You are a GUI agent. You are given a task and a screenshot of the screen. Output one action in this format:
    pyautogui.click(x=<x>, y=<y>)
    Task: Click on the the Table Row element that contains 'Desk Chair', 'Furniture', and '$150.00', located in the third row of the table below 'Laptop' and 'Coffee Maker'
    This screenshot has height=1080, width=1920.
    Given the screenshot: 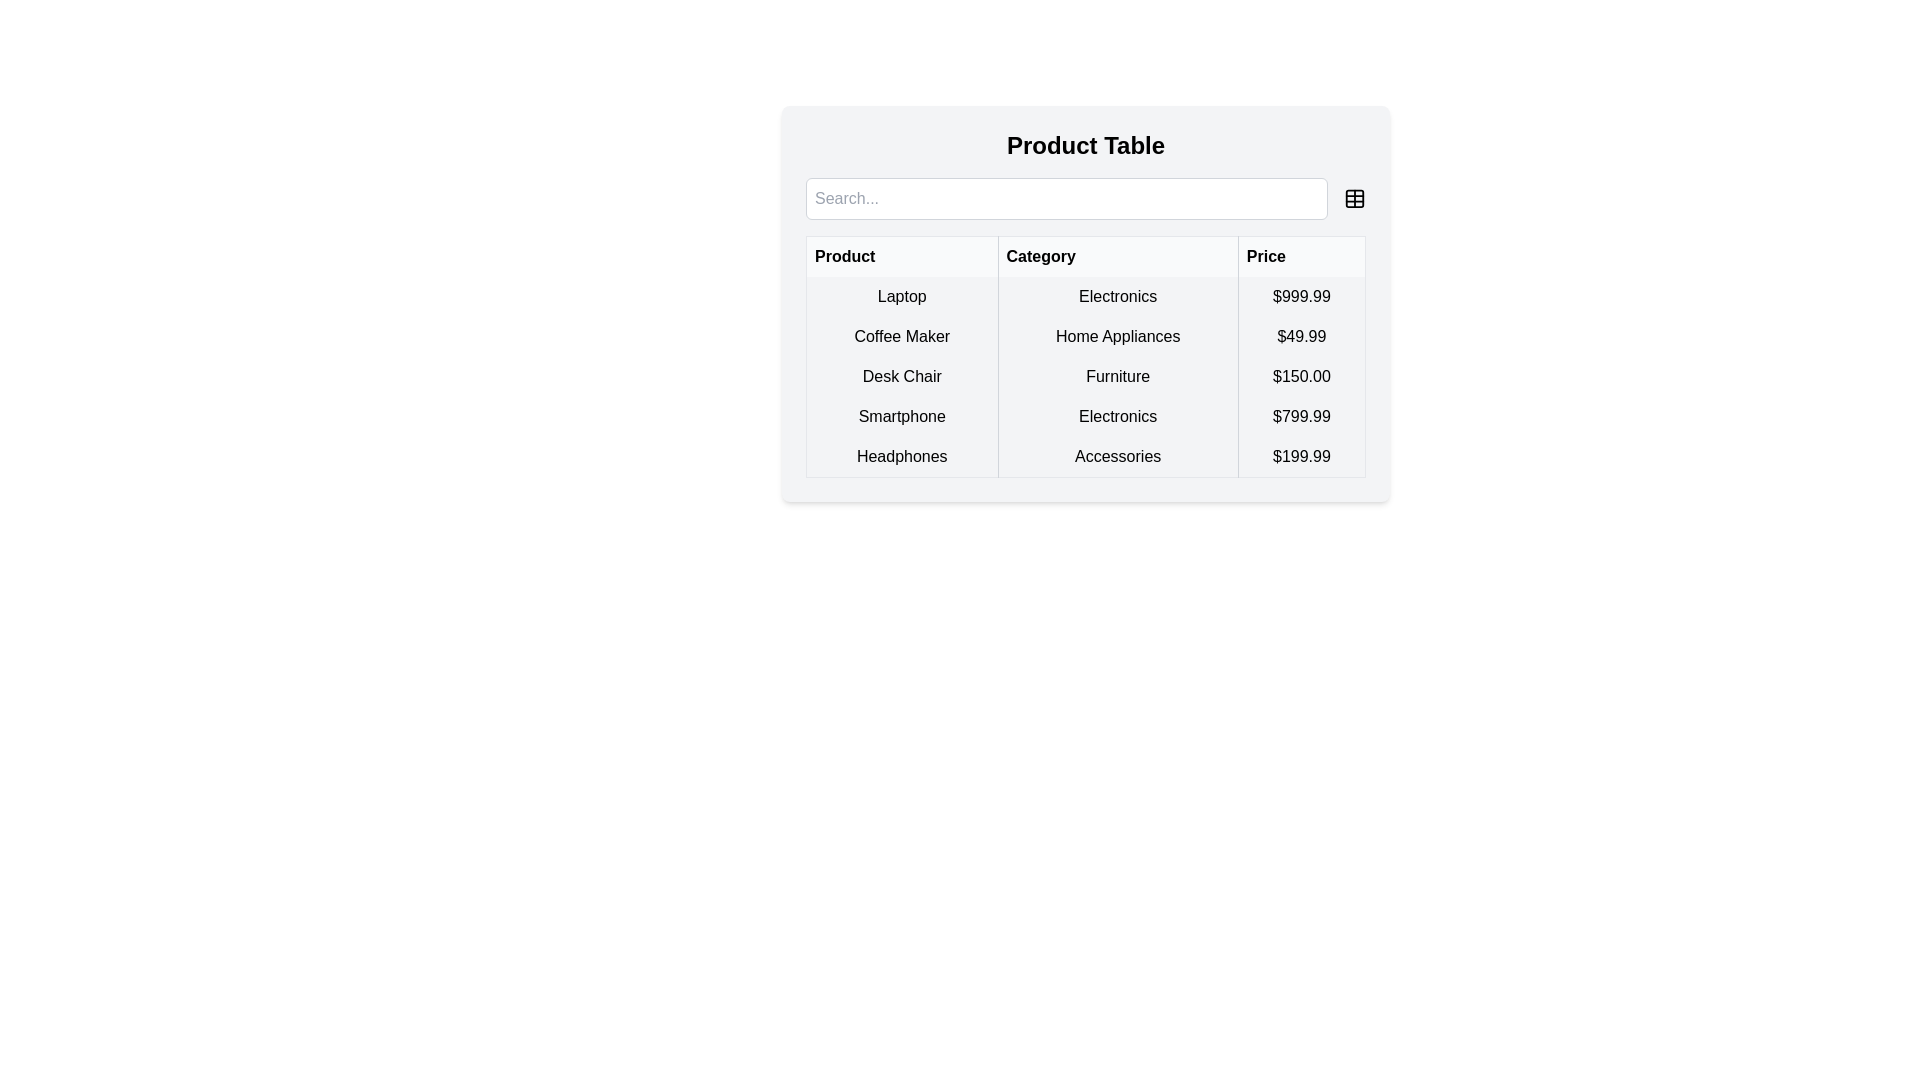 What is the action you would take?
    pyautogui.click(x=1084, y=377)
    